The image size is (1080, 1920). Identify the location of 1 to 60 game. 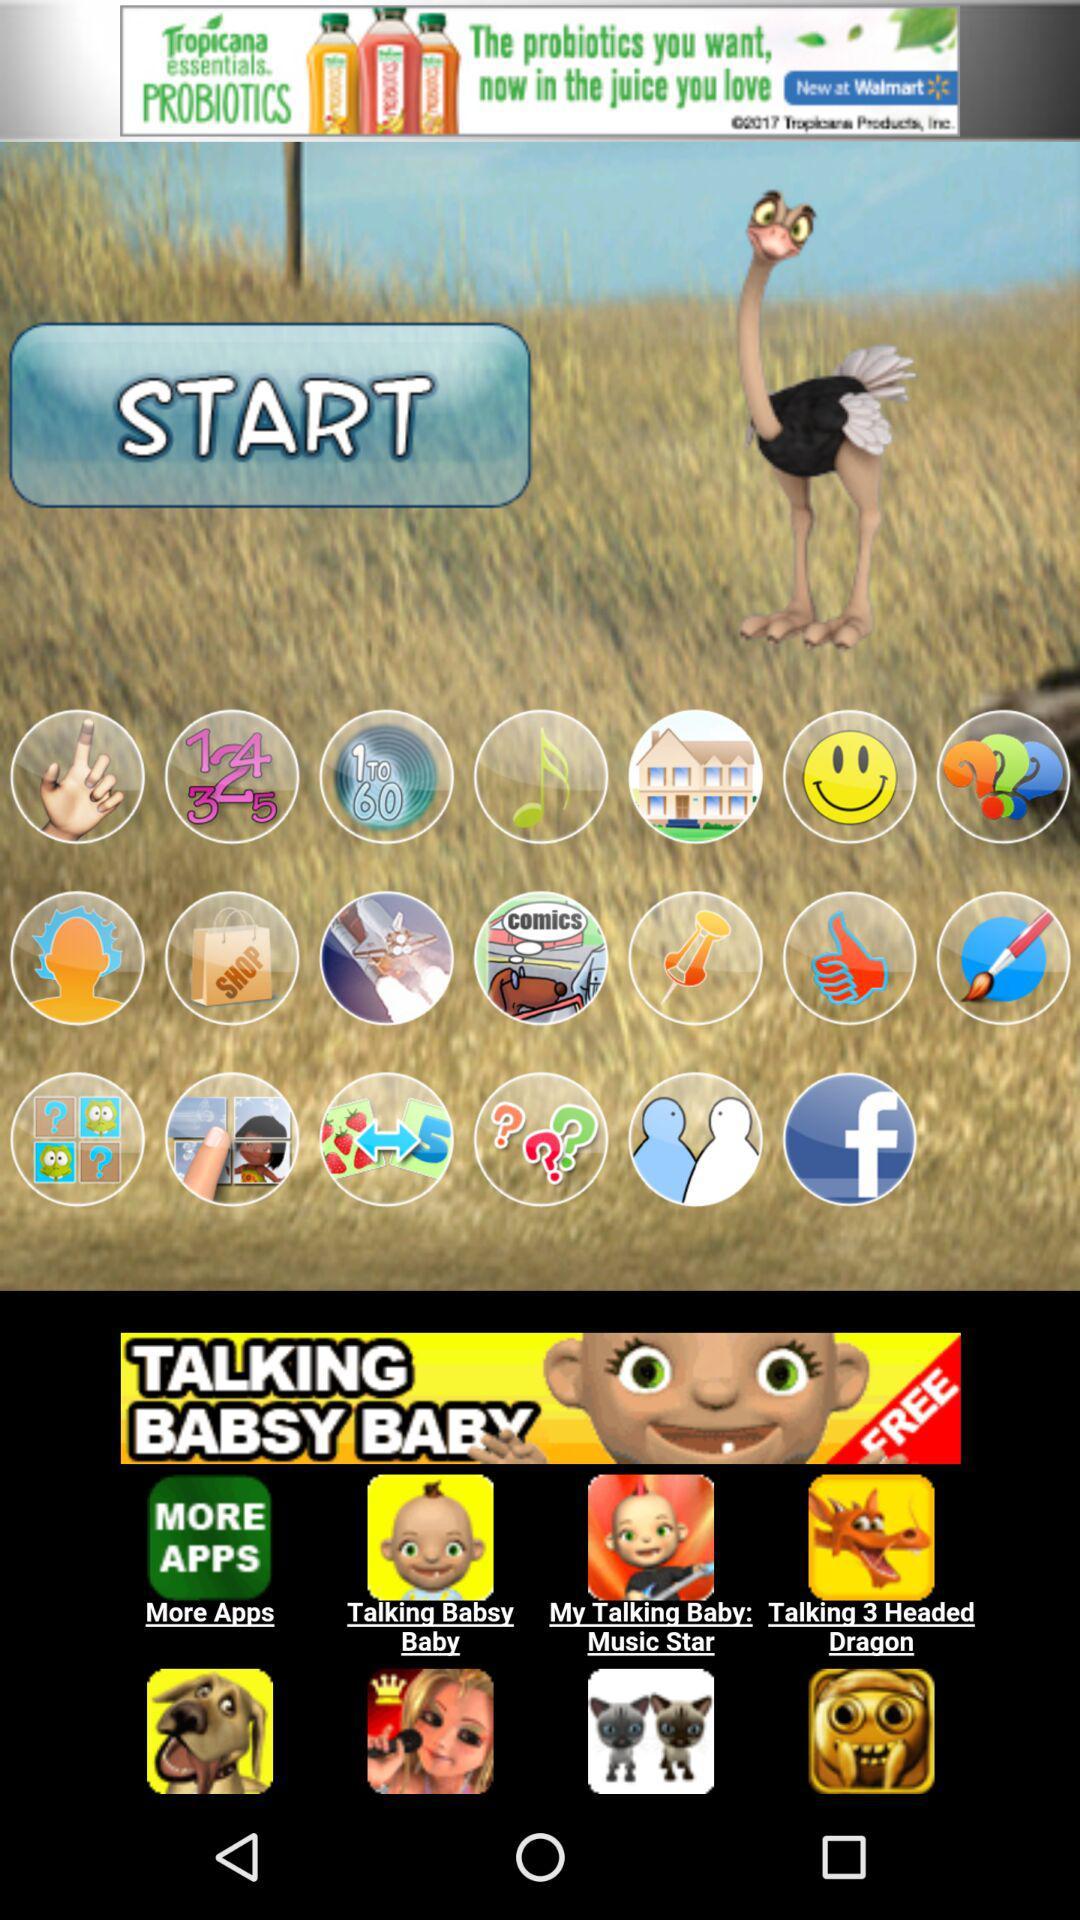
(386, 776).